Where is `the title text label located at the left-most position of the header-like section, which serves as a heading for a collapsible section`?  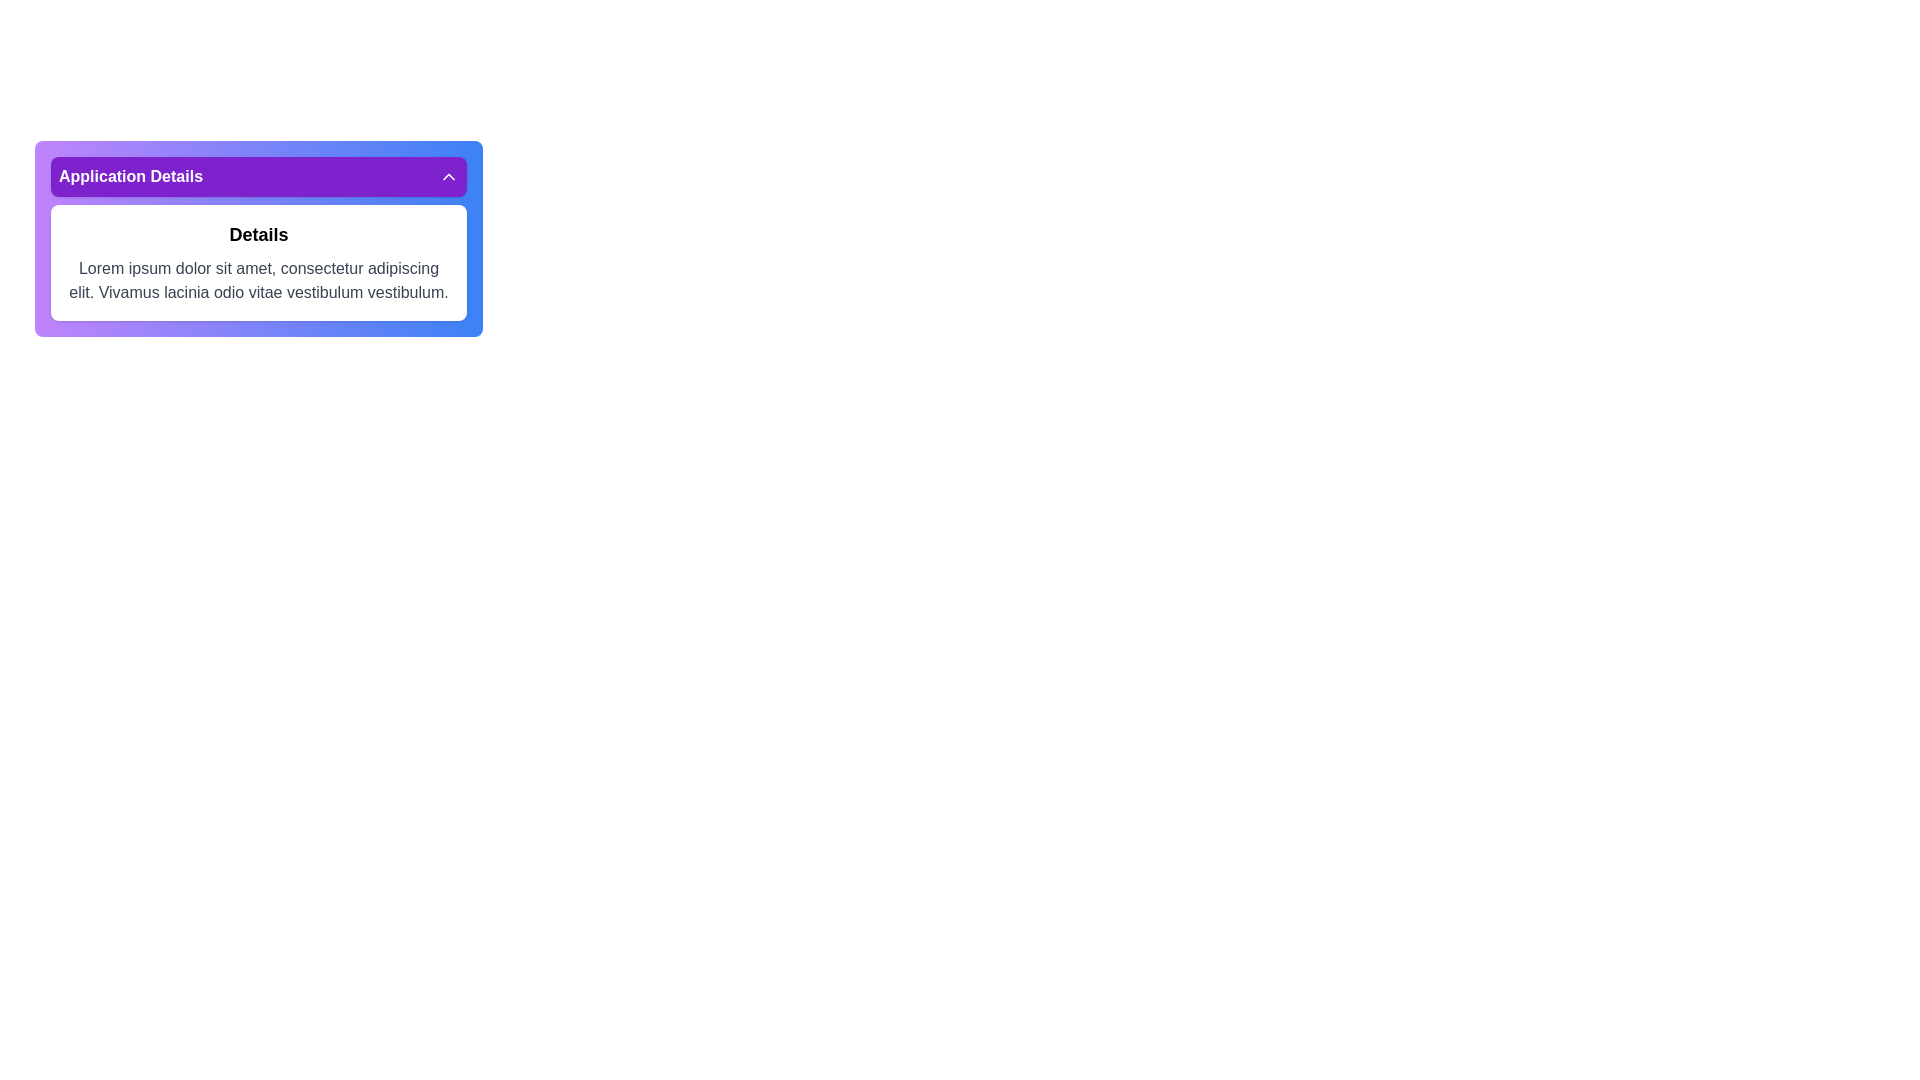
the title text label located at the left-most position of the header-like section, which serves as a heading for a collapsible section is located at coordinates (129, 176).